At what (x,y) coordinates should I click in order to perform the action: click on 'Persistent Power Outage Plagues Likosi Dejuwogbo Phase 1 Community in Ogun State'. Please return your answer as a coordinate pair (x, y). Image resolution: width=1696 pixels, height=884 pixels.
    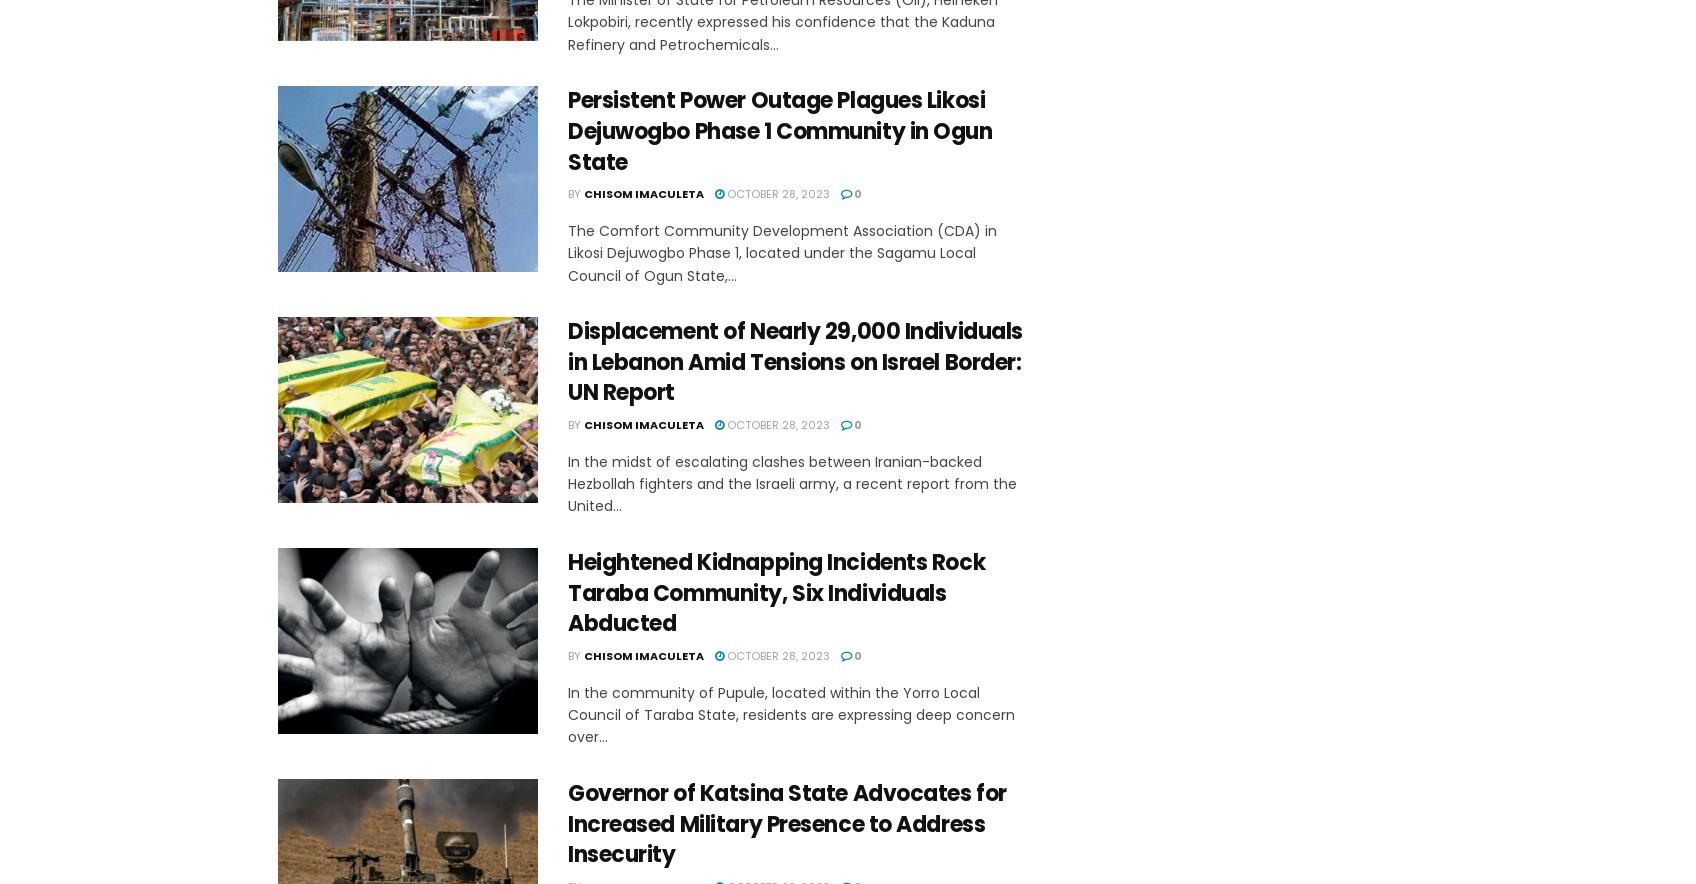
    Looking at the image, I should click on (778, 129).